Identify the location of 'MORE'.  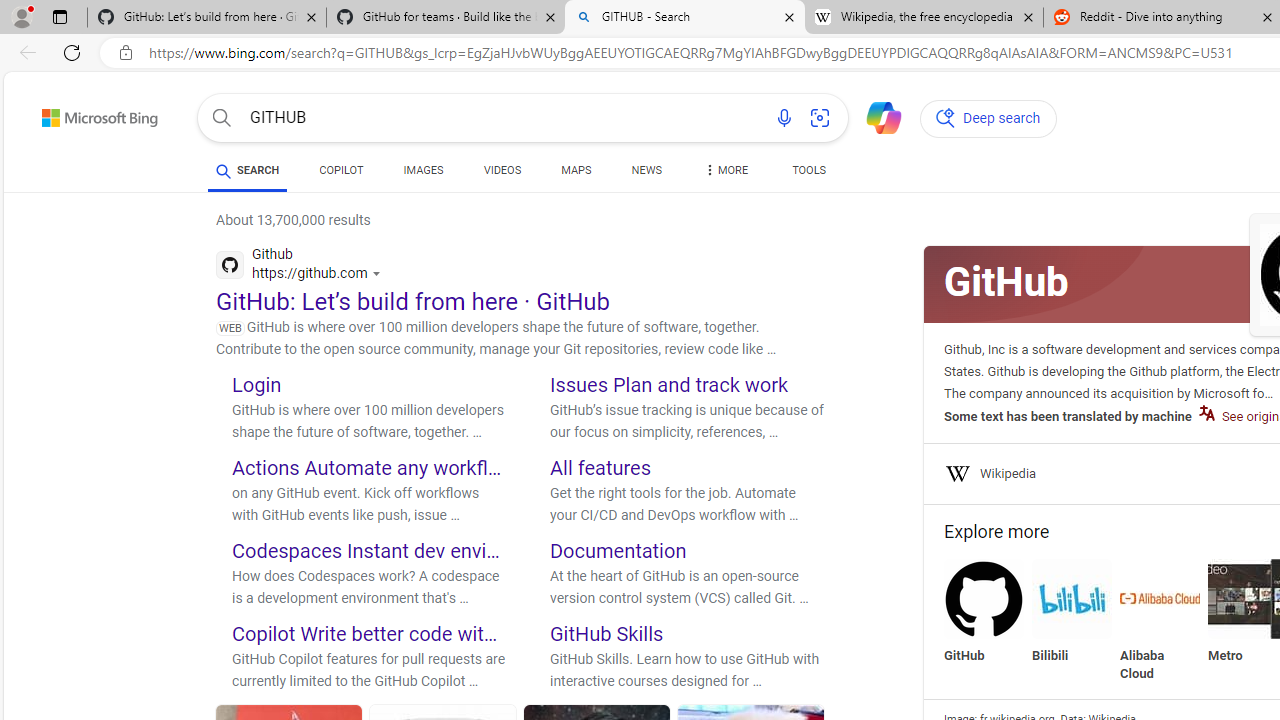
(723, 172).